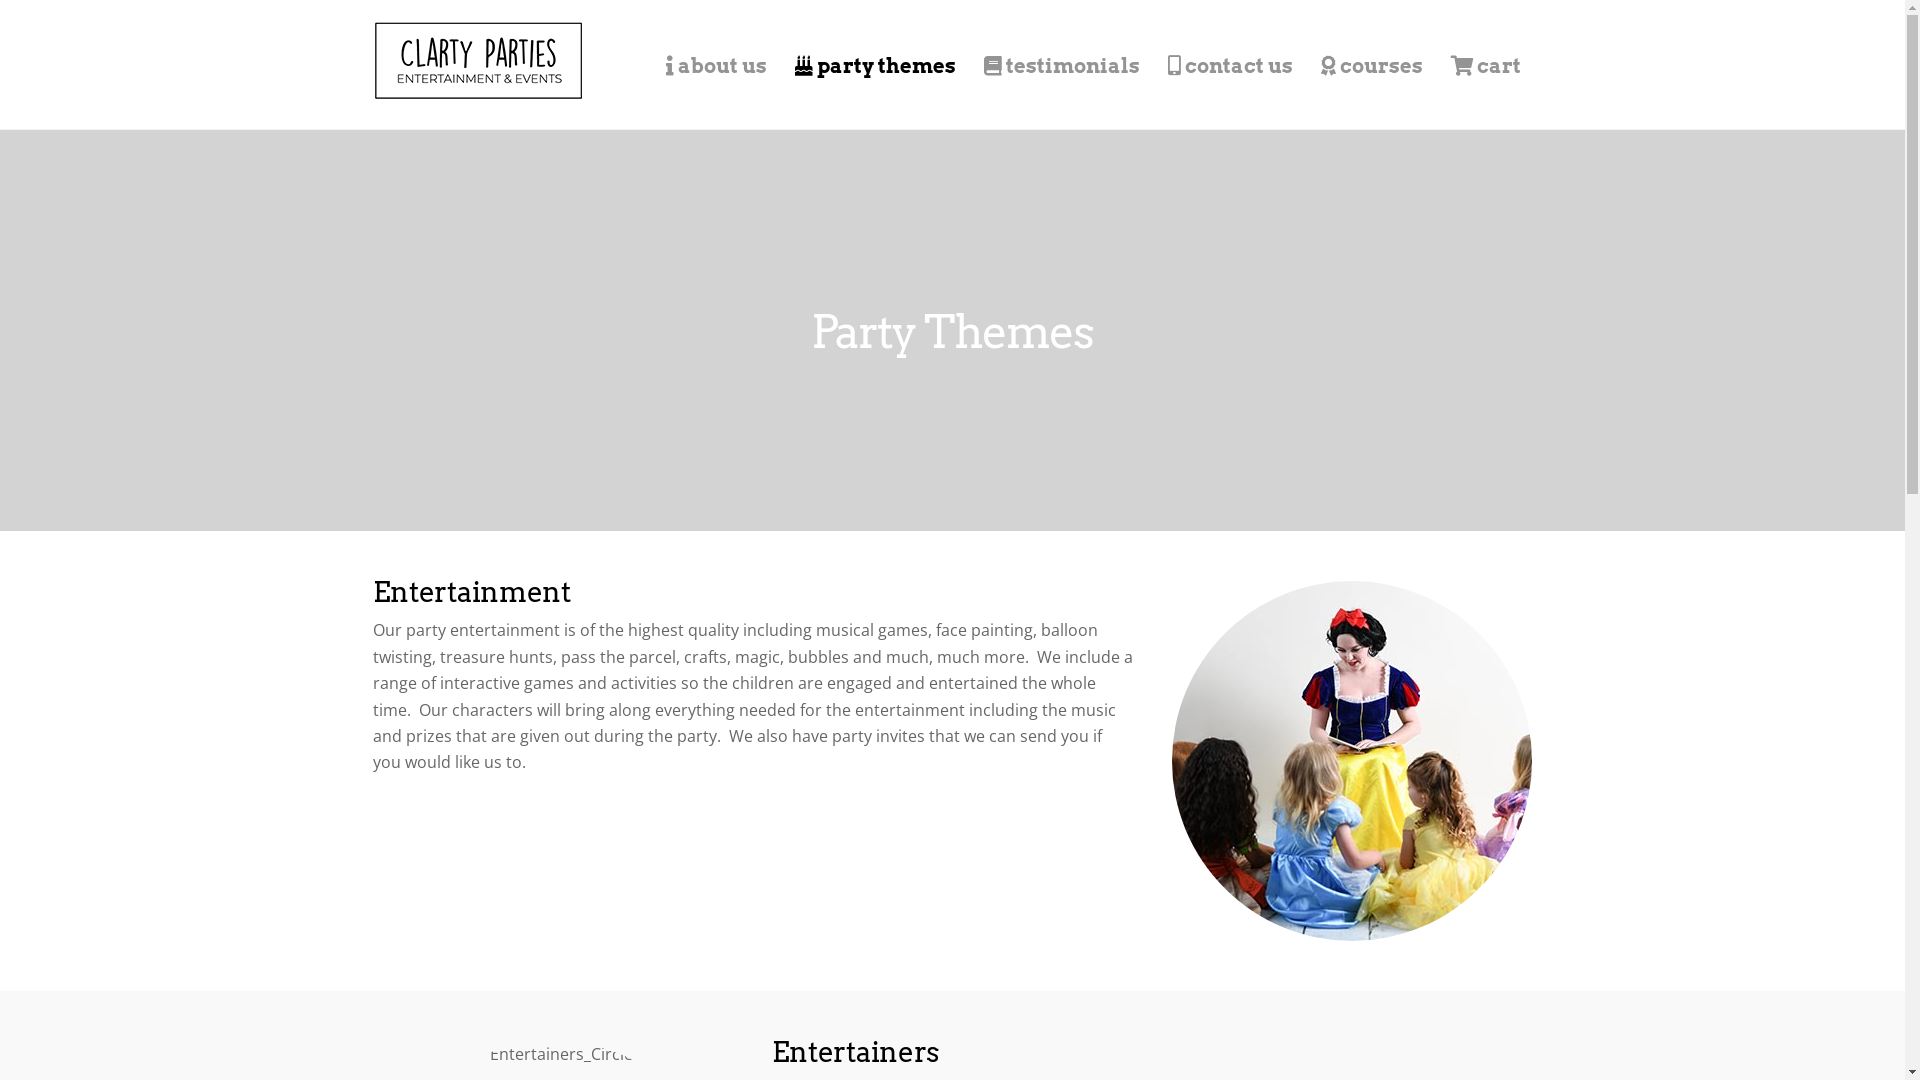  I want to click on 'Entertainment_Circle', so click(1352, 760).